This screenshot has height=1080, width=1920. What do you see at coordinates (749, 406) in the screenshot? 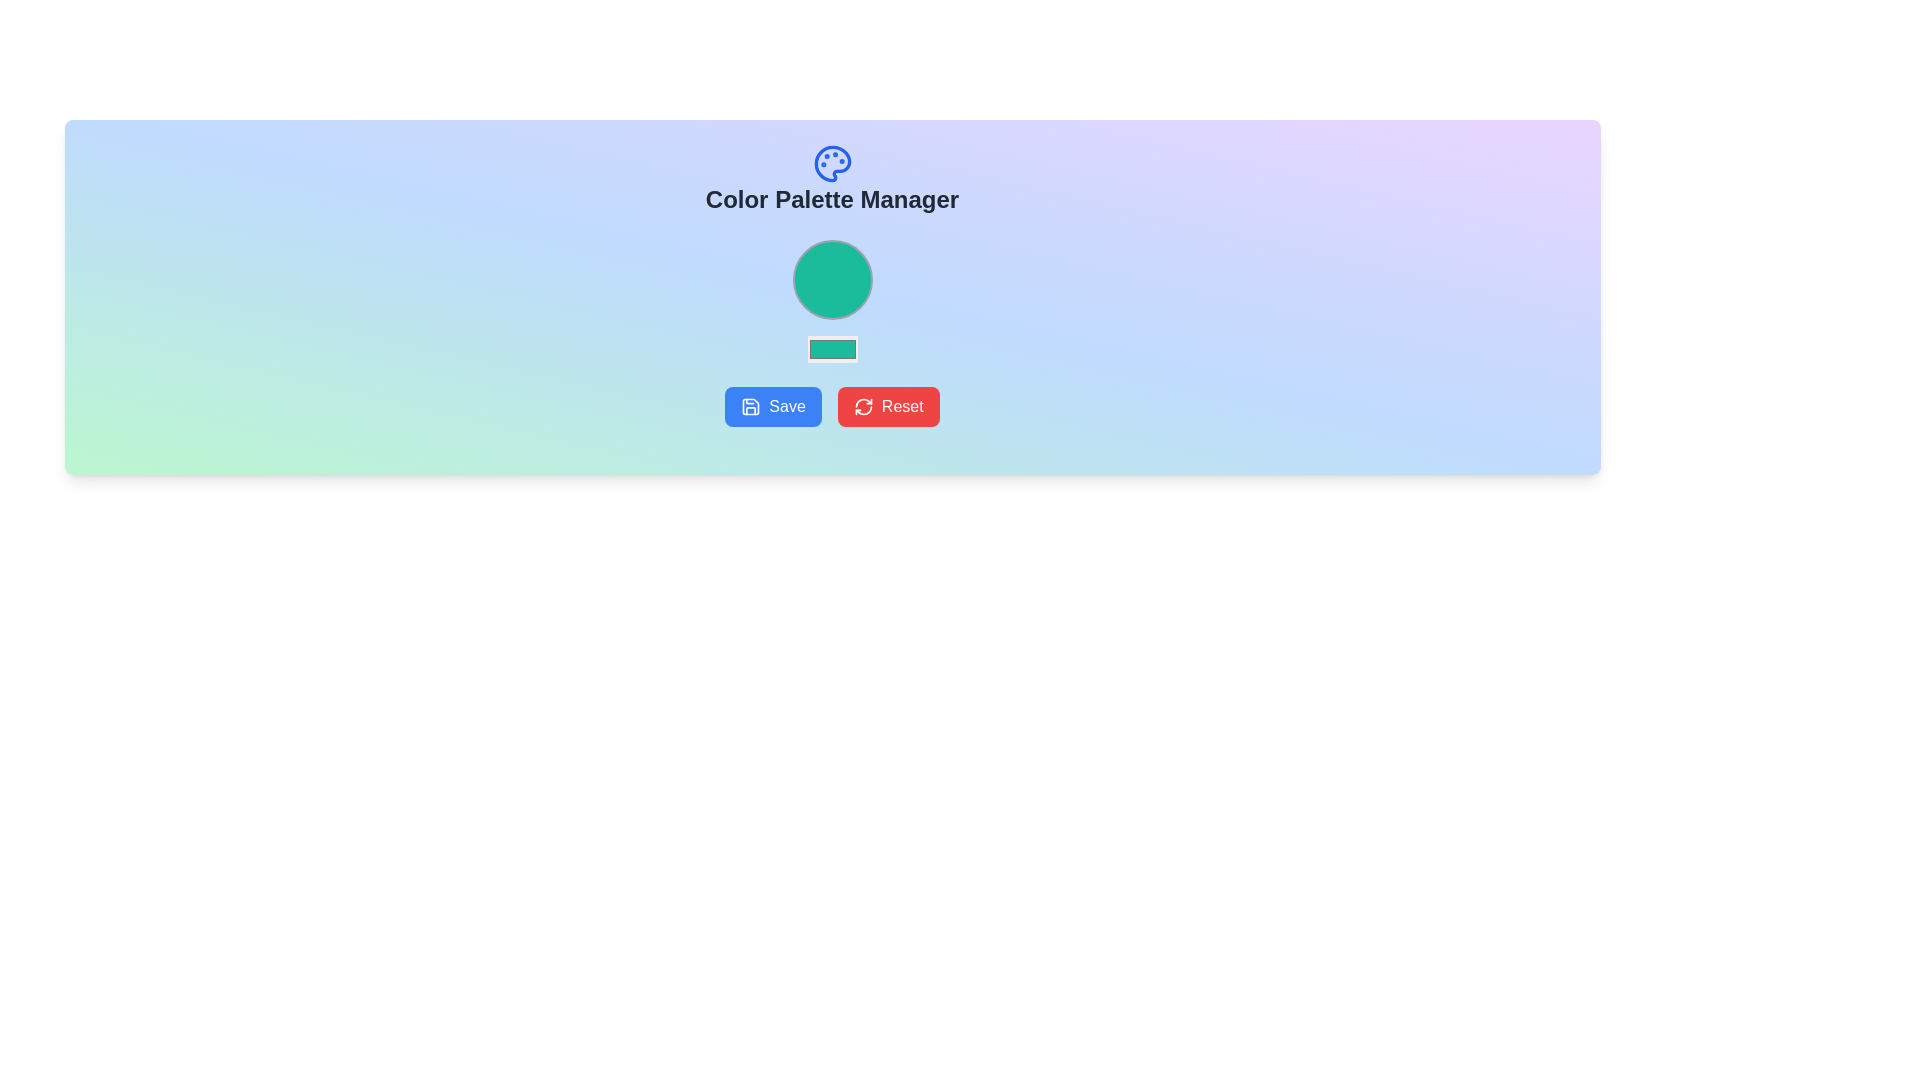
I see `the 'Save' button, which is a blue button containing a floppy disk icon and labeled with white text 'Save', located in the lower central area of the interface` at bounding box center [749, 406].